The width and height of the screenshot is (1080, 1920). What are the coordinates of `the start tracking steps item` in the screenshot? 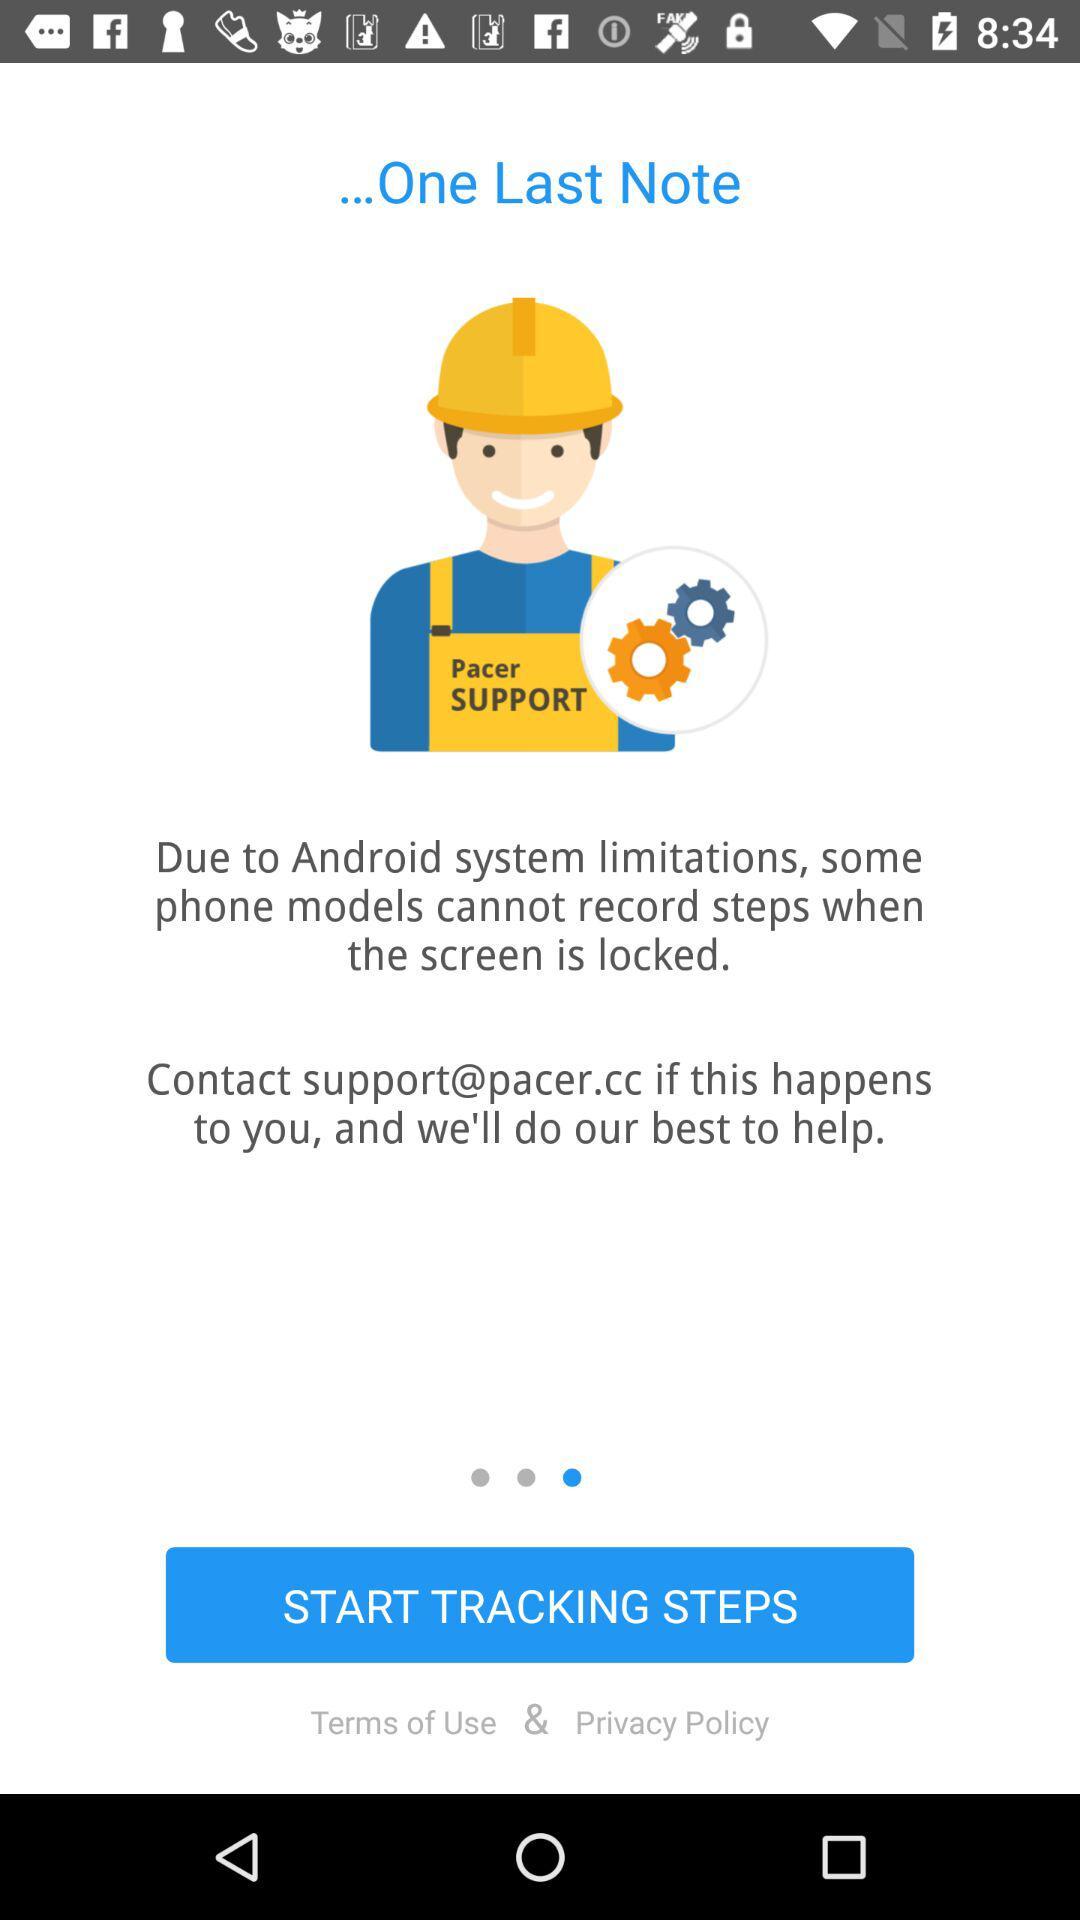 It's located at (540, 1604).